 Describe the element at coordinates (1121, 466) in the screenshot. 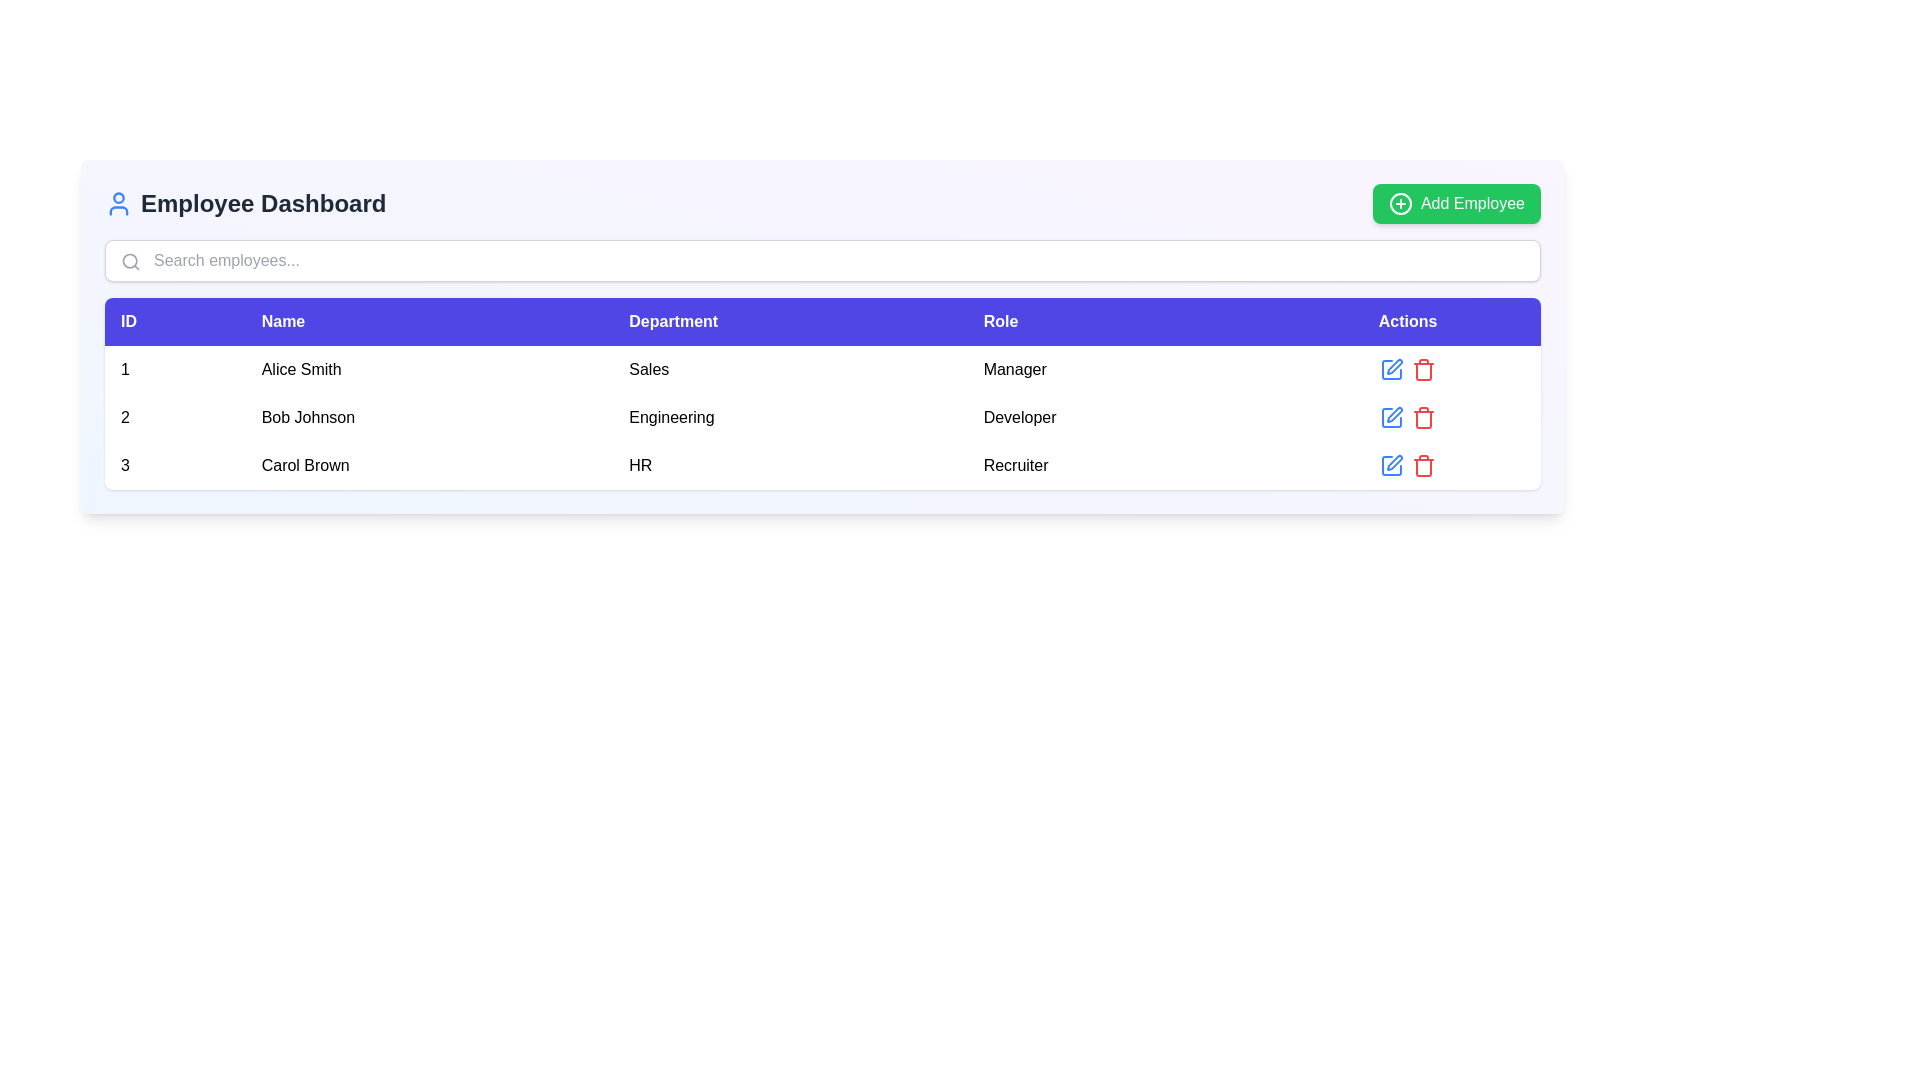

I see `the table cell indicating the role 'Recruiter' associated with 'Carol Brown' located in the 'Role' column of the third row` at that location.